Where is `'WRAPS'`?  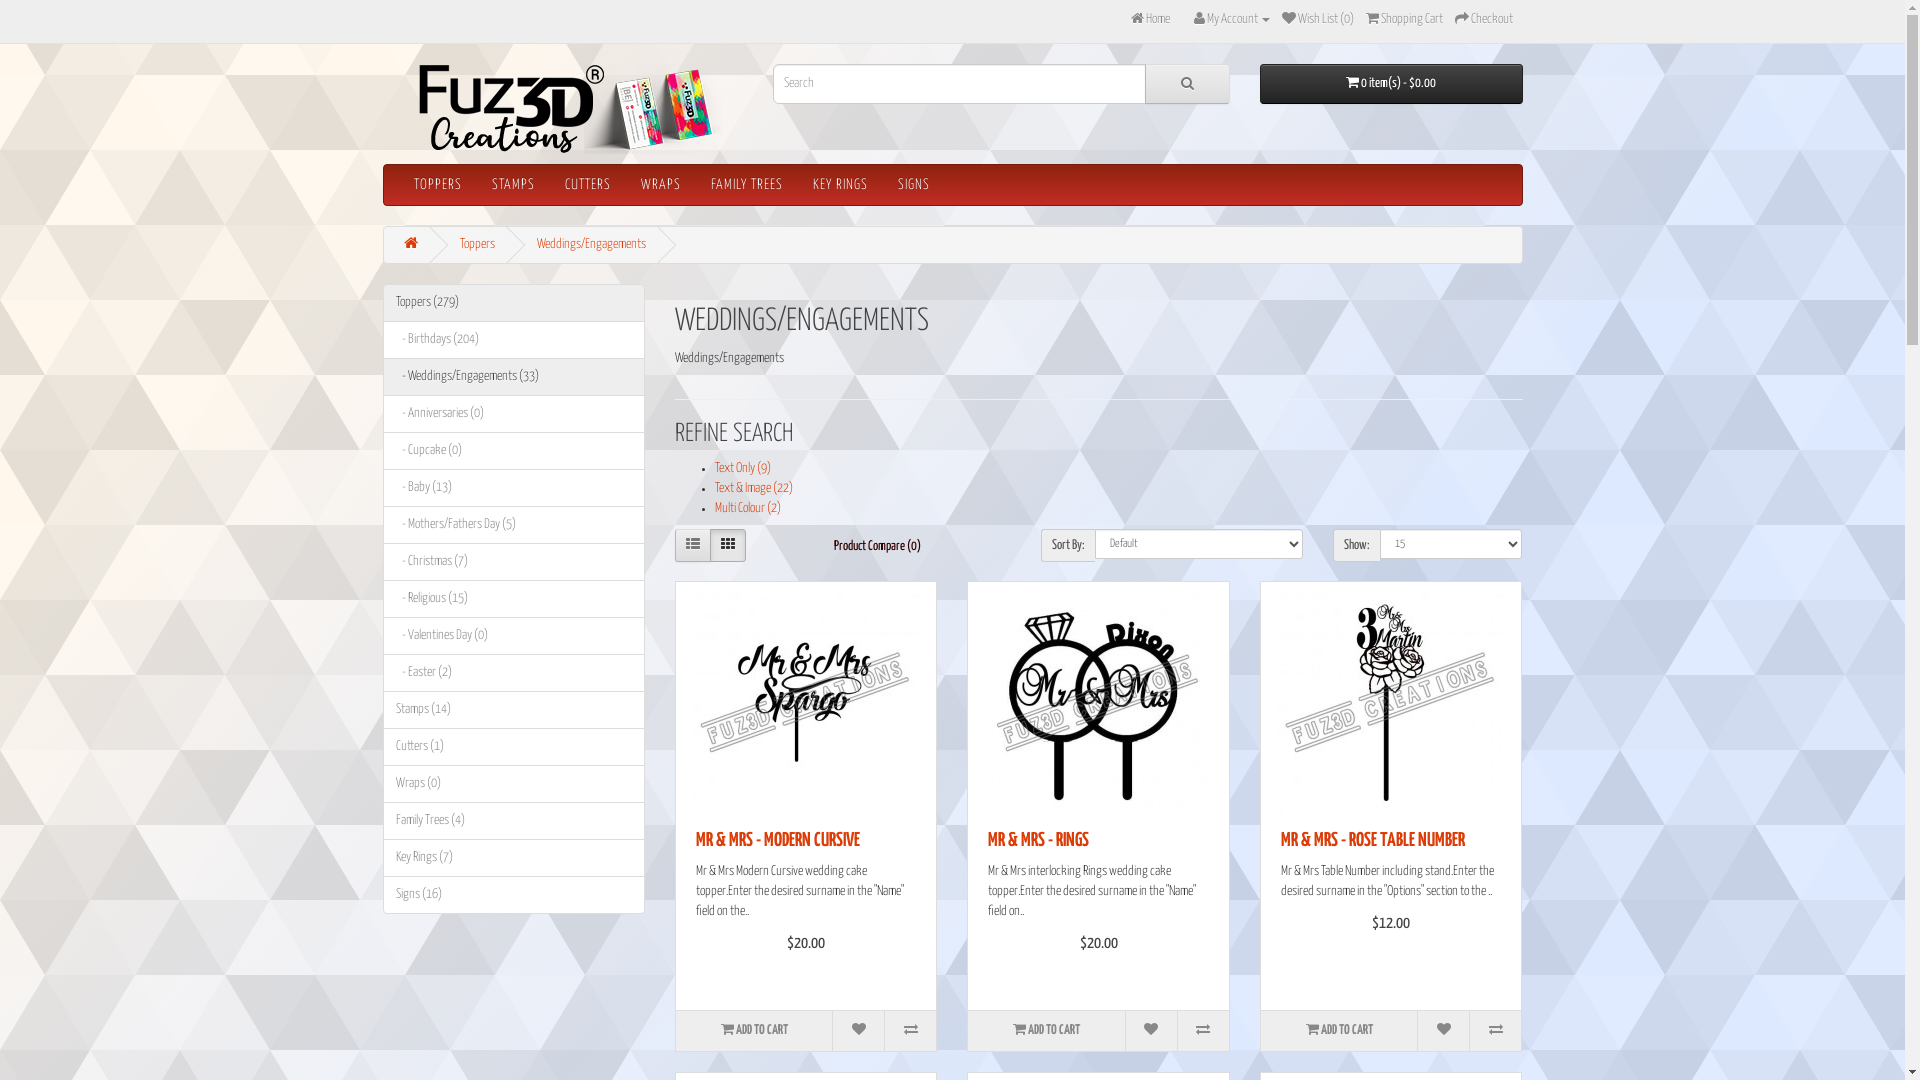 'WRAPS' is located at coordinates (624, 185).